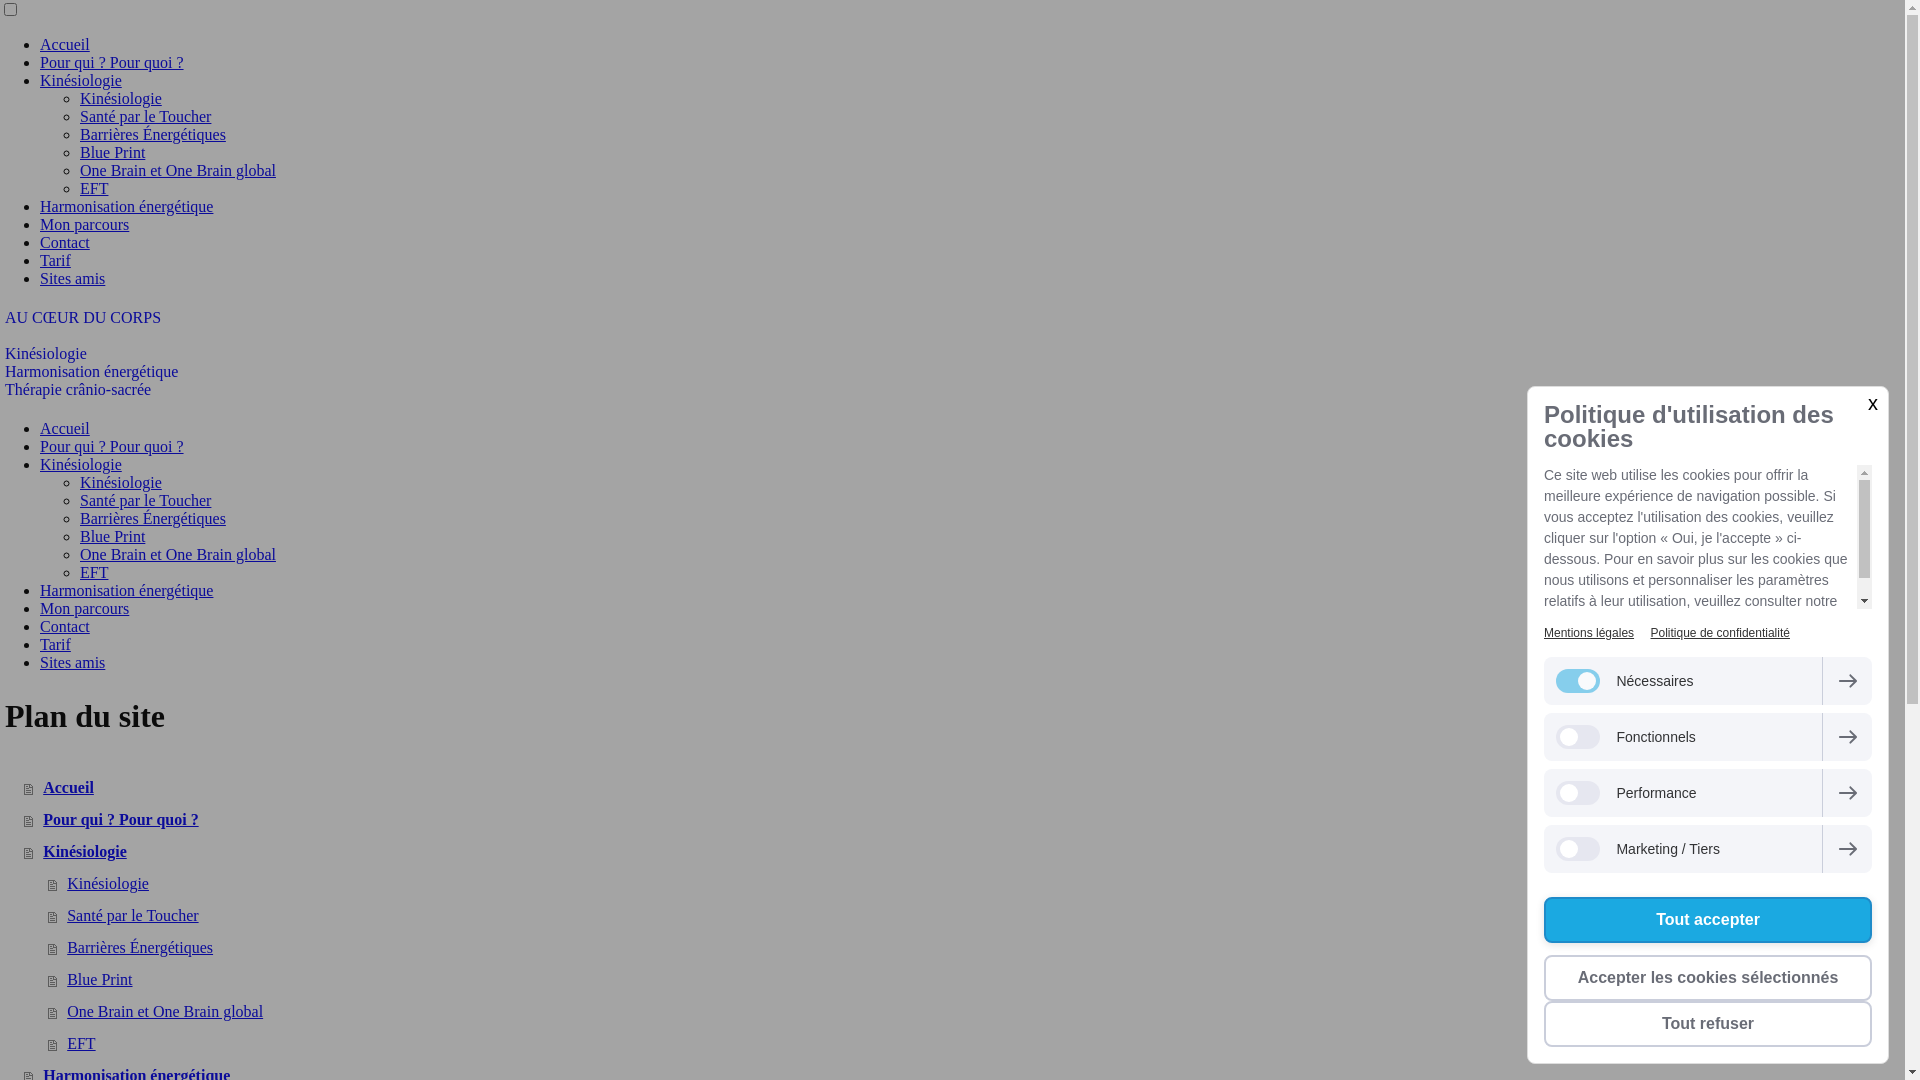 The width and height of the screenshot is (1920, 1080). Describe the element at coordinates (72, 662) in the screenshot. I see `'Sites amis'` at that location.